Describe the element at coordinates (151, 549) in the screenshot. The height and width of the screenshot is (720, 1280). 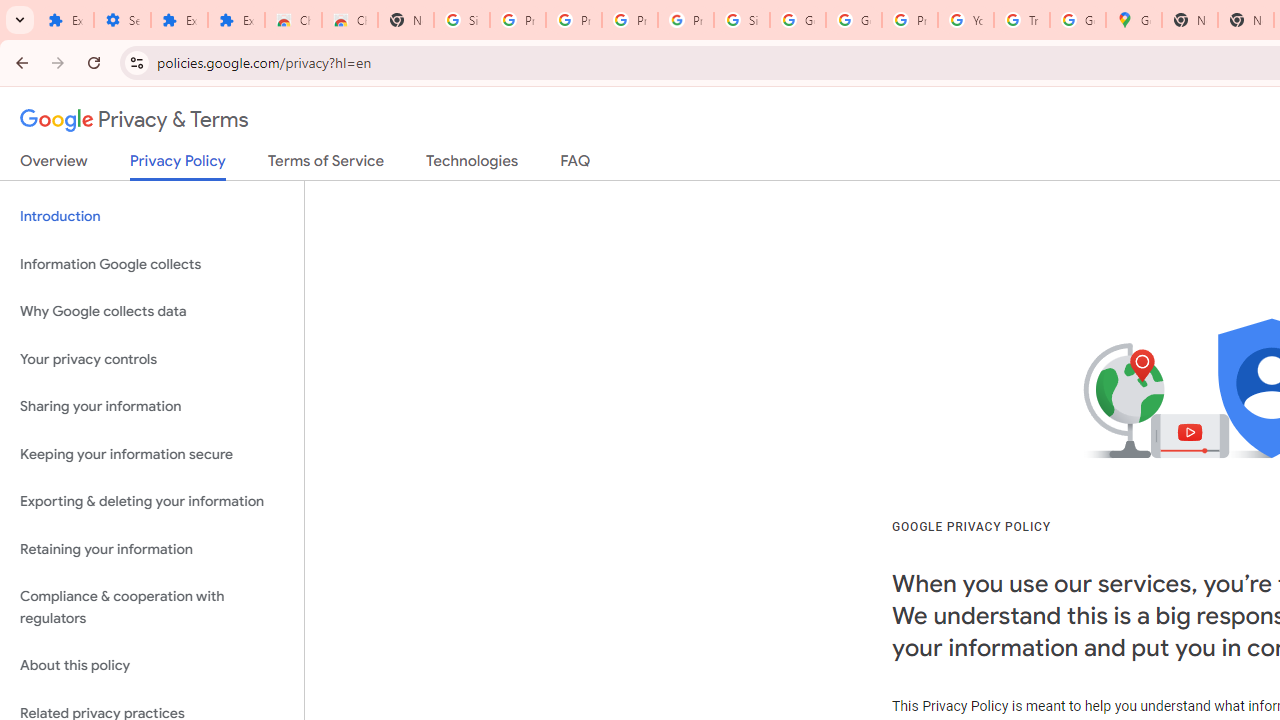
I see `'Retaining your information'` at that location.